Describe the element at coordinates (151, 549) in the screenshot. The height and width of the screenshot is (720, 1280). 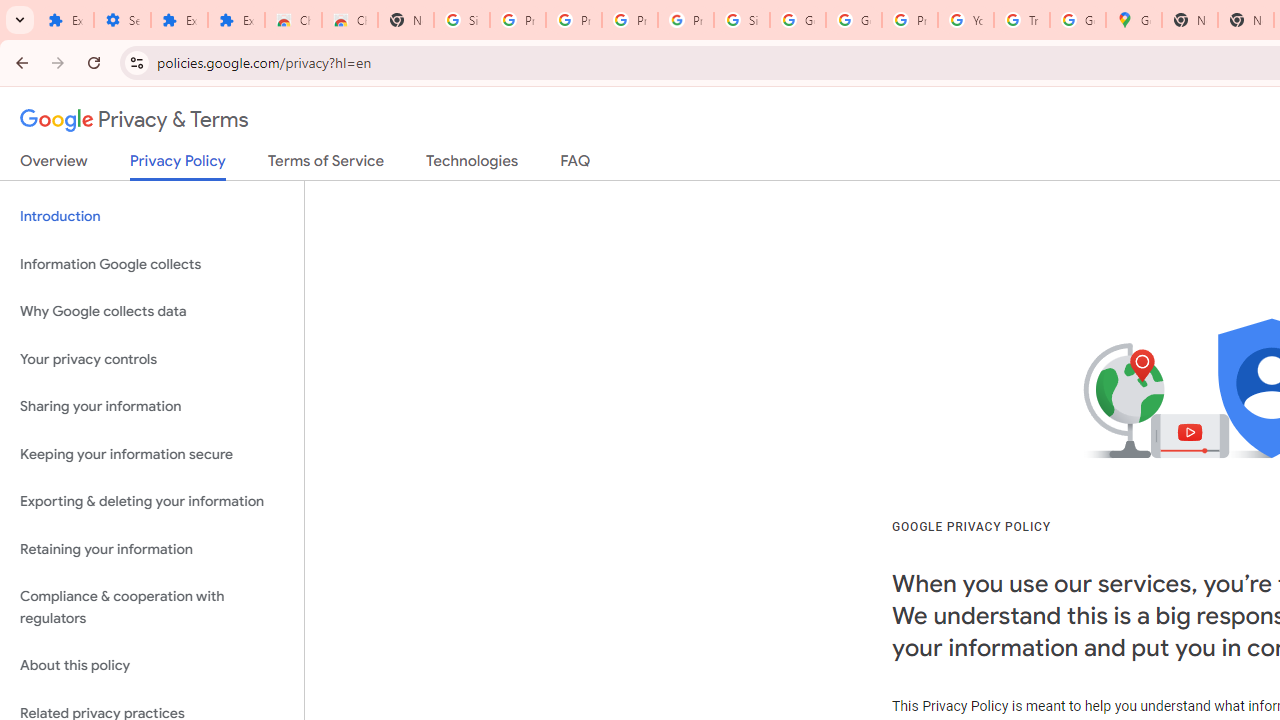
I see `'Retaining your information'` at that location.